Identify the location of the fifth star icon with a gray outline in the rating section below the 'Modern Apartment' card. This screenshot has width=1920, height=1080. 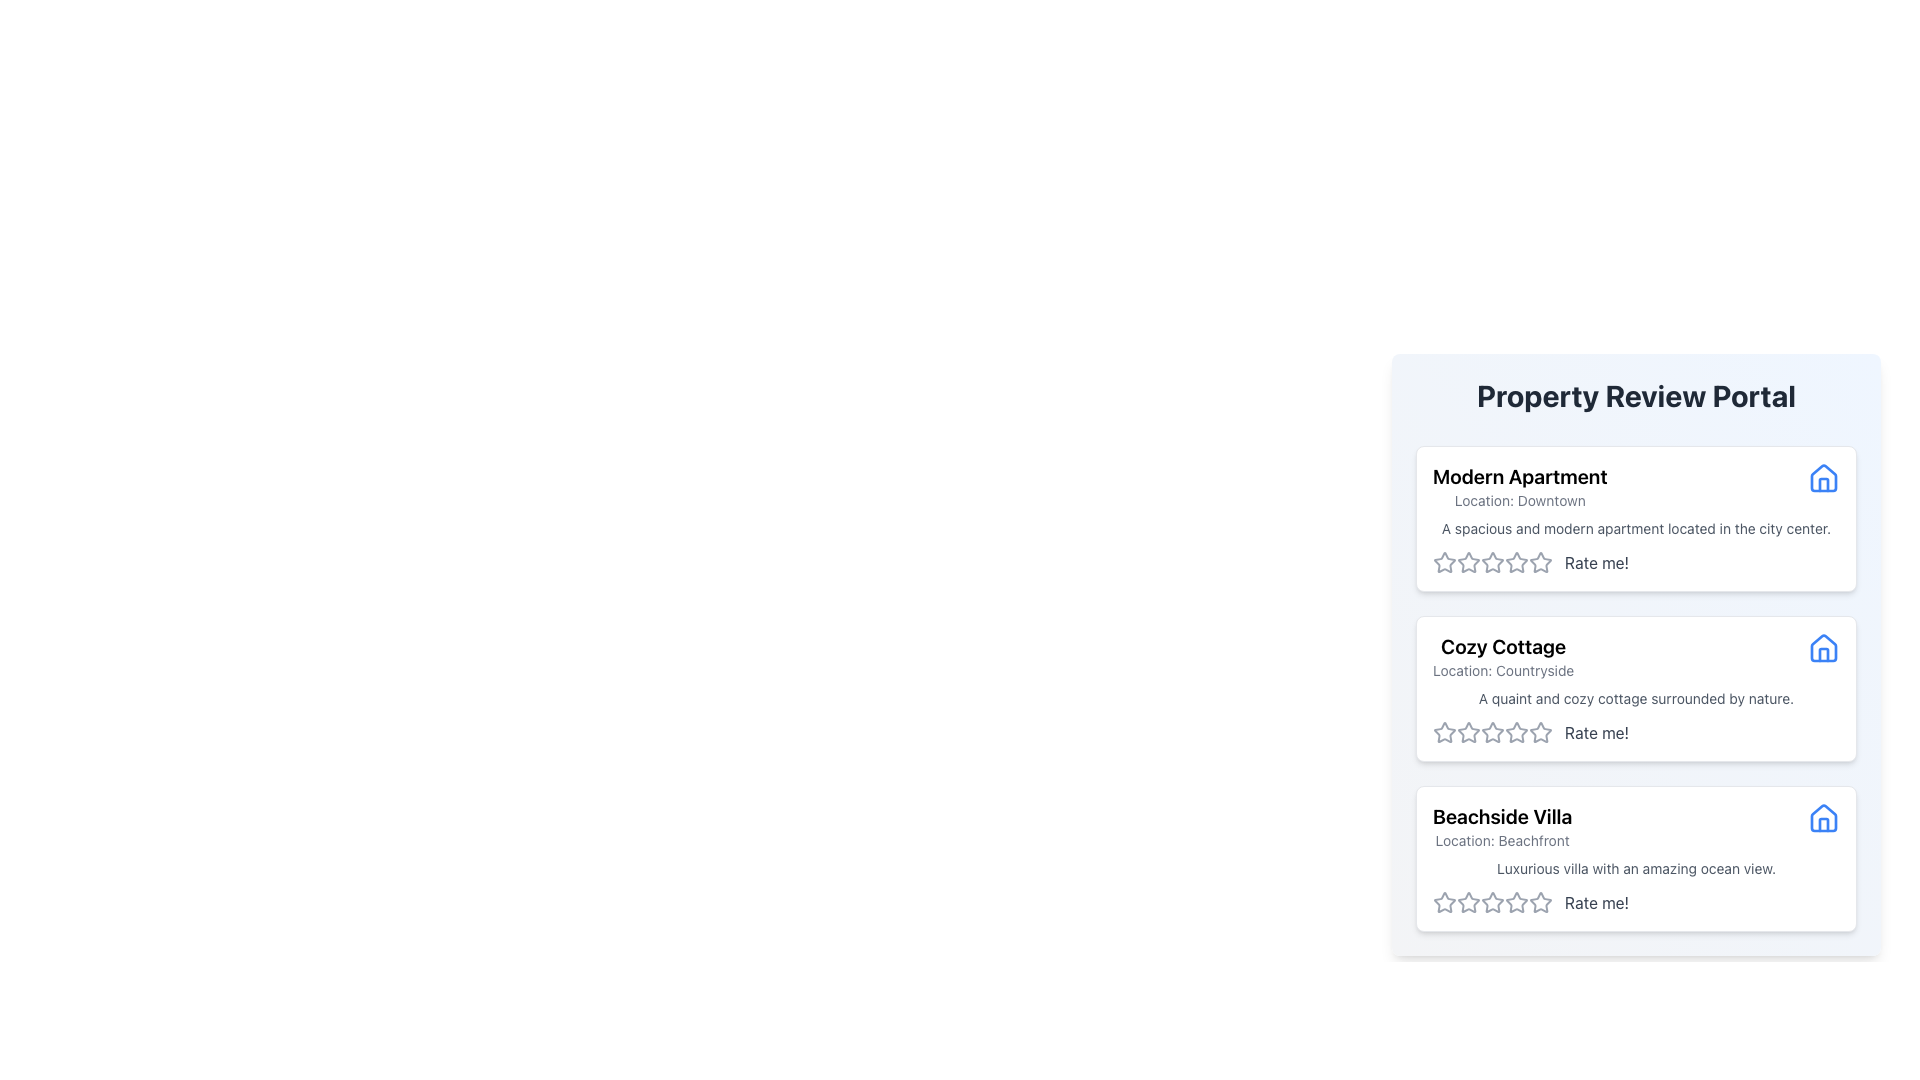
(1516, 563).